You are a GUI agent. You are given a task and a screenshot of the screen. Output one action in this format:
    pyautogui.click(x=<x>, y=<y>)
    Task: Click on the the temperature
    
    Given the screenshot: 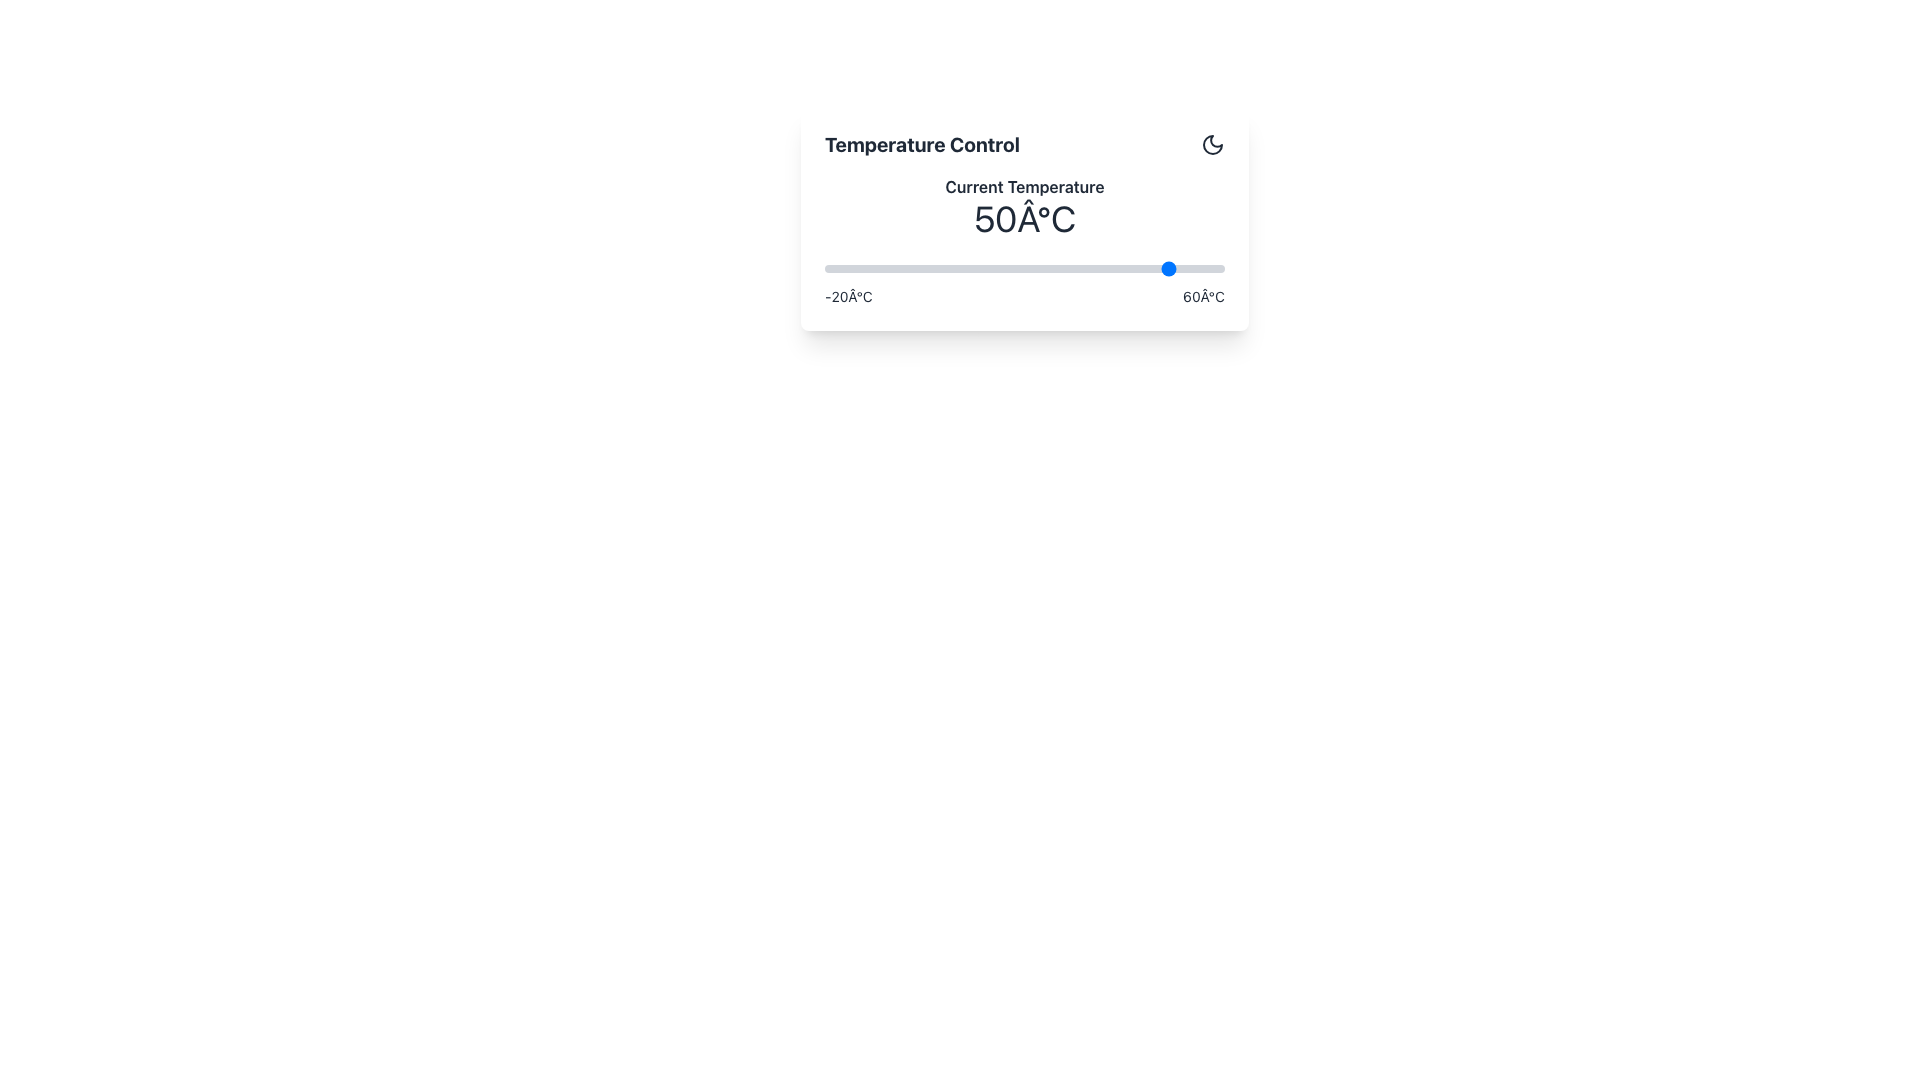 What is the action you would take?
    pyautogui.click(x=1108, y=268)
    